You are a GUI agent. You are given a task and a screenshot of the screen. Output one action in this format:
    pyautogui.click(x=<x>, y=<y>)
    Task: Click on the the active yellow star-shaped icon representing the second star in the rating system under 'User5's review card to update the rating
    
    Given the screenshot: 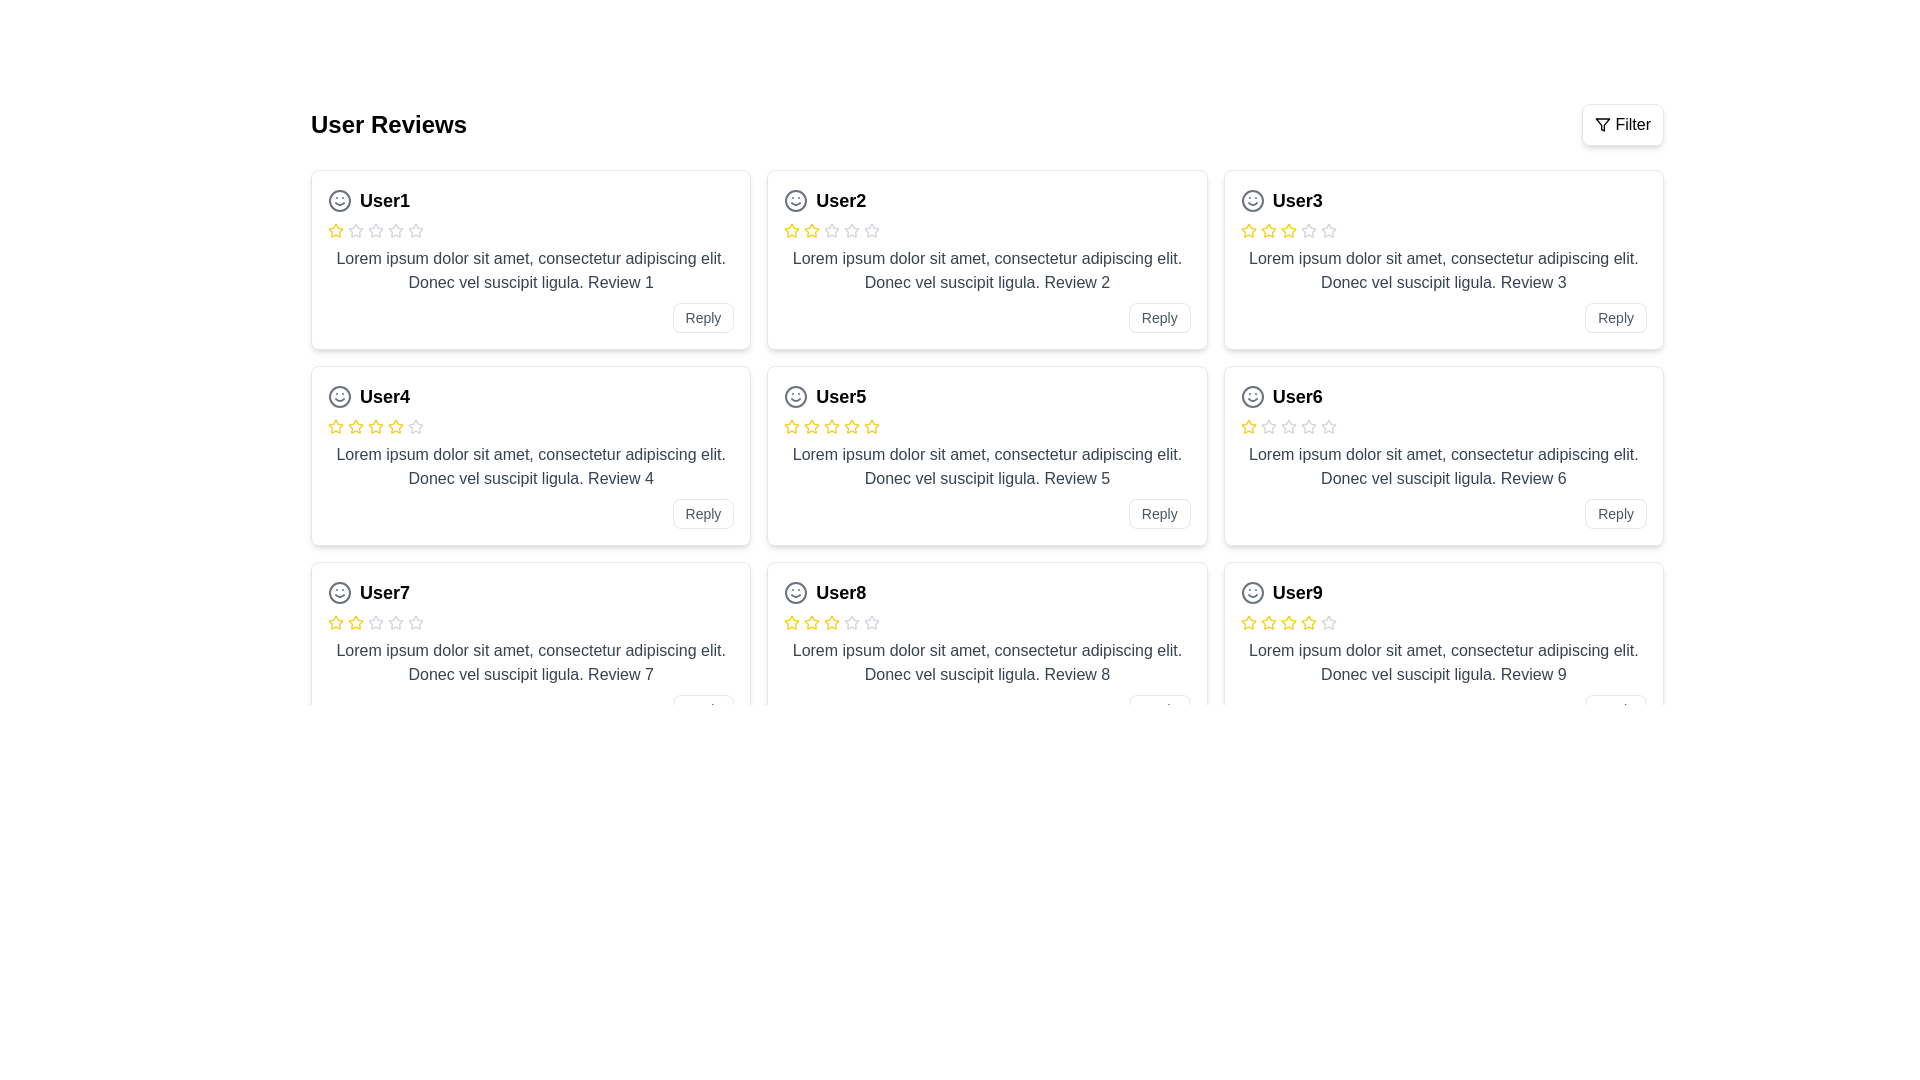 What is the action you would take?
    pyautogui.click(x=791, y=425)
    